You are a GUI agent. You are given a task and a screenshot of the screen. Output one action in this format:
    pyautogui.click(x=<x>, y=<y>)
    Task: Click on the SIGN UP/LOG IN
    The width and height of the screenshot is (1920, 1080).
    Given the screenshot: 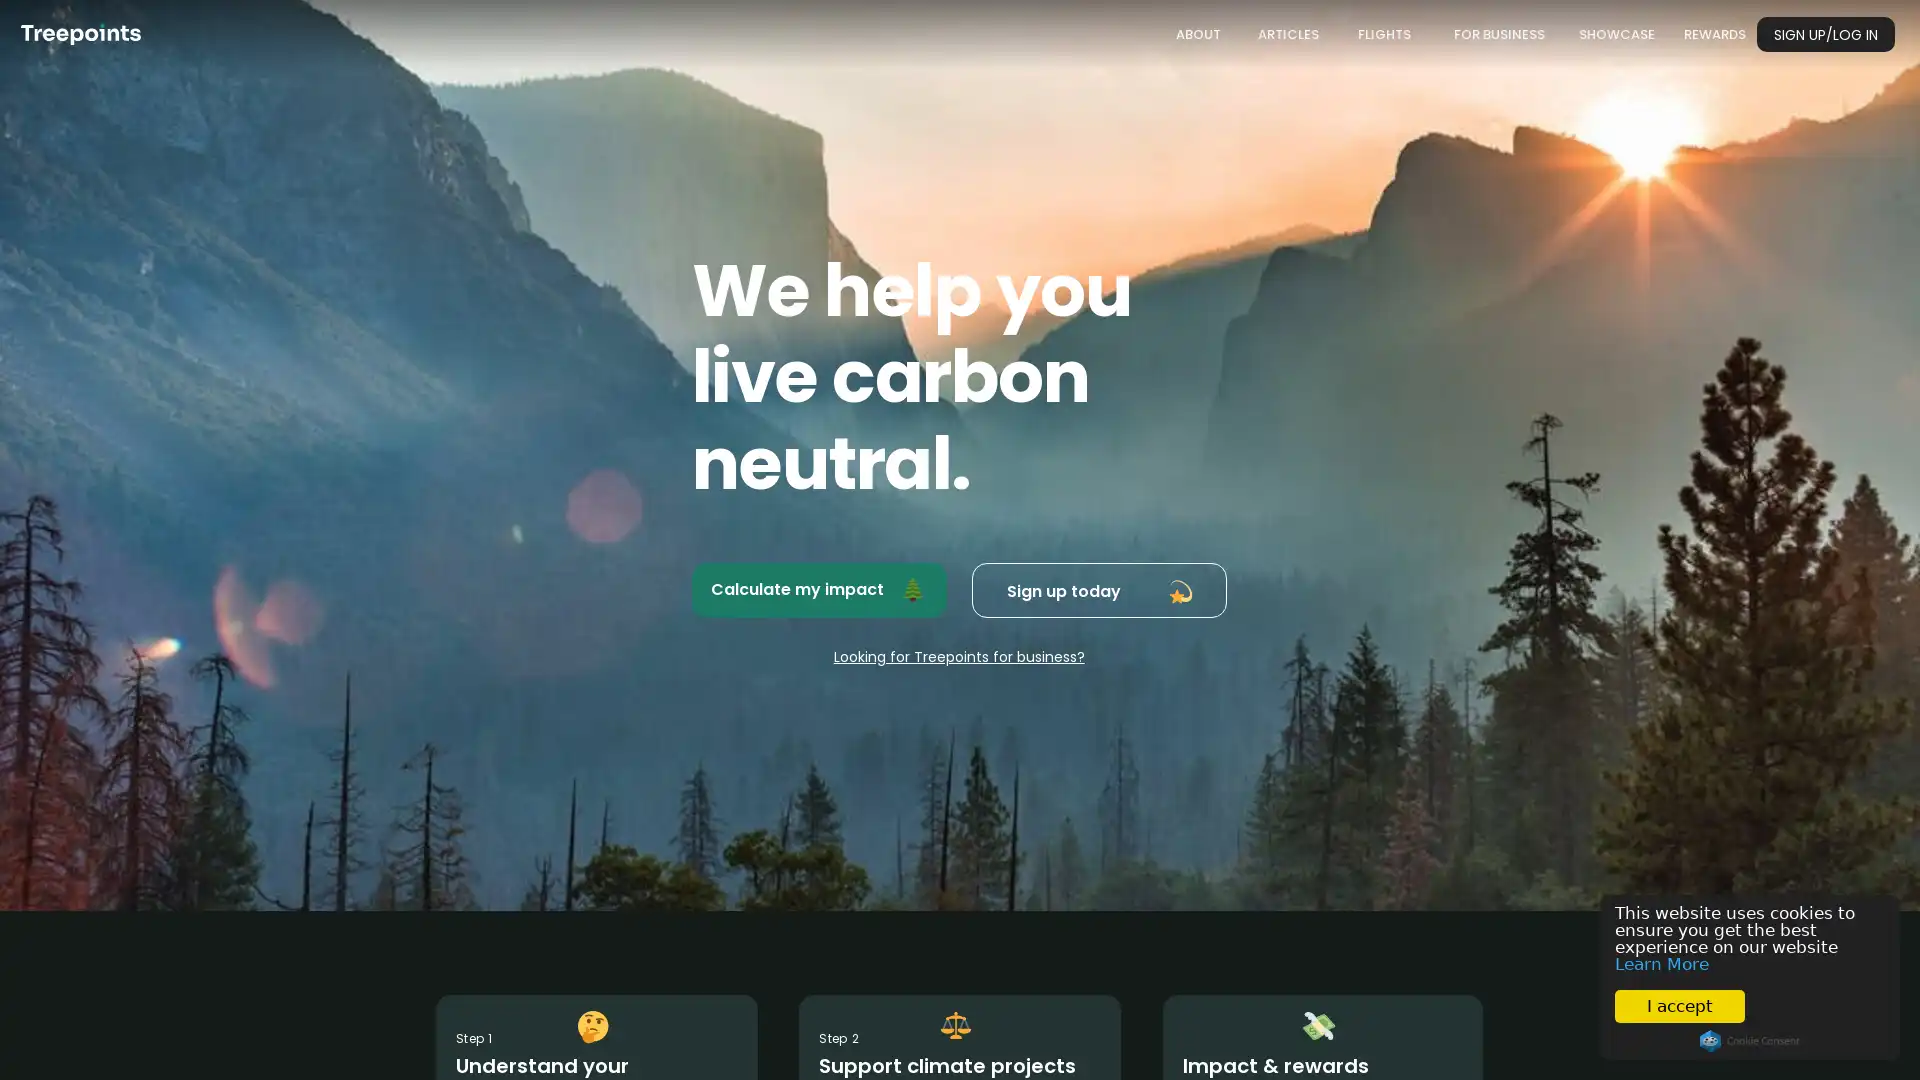 What is the action you would take?
    pyautogui.click(x=1825, y=34)
    